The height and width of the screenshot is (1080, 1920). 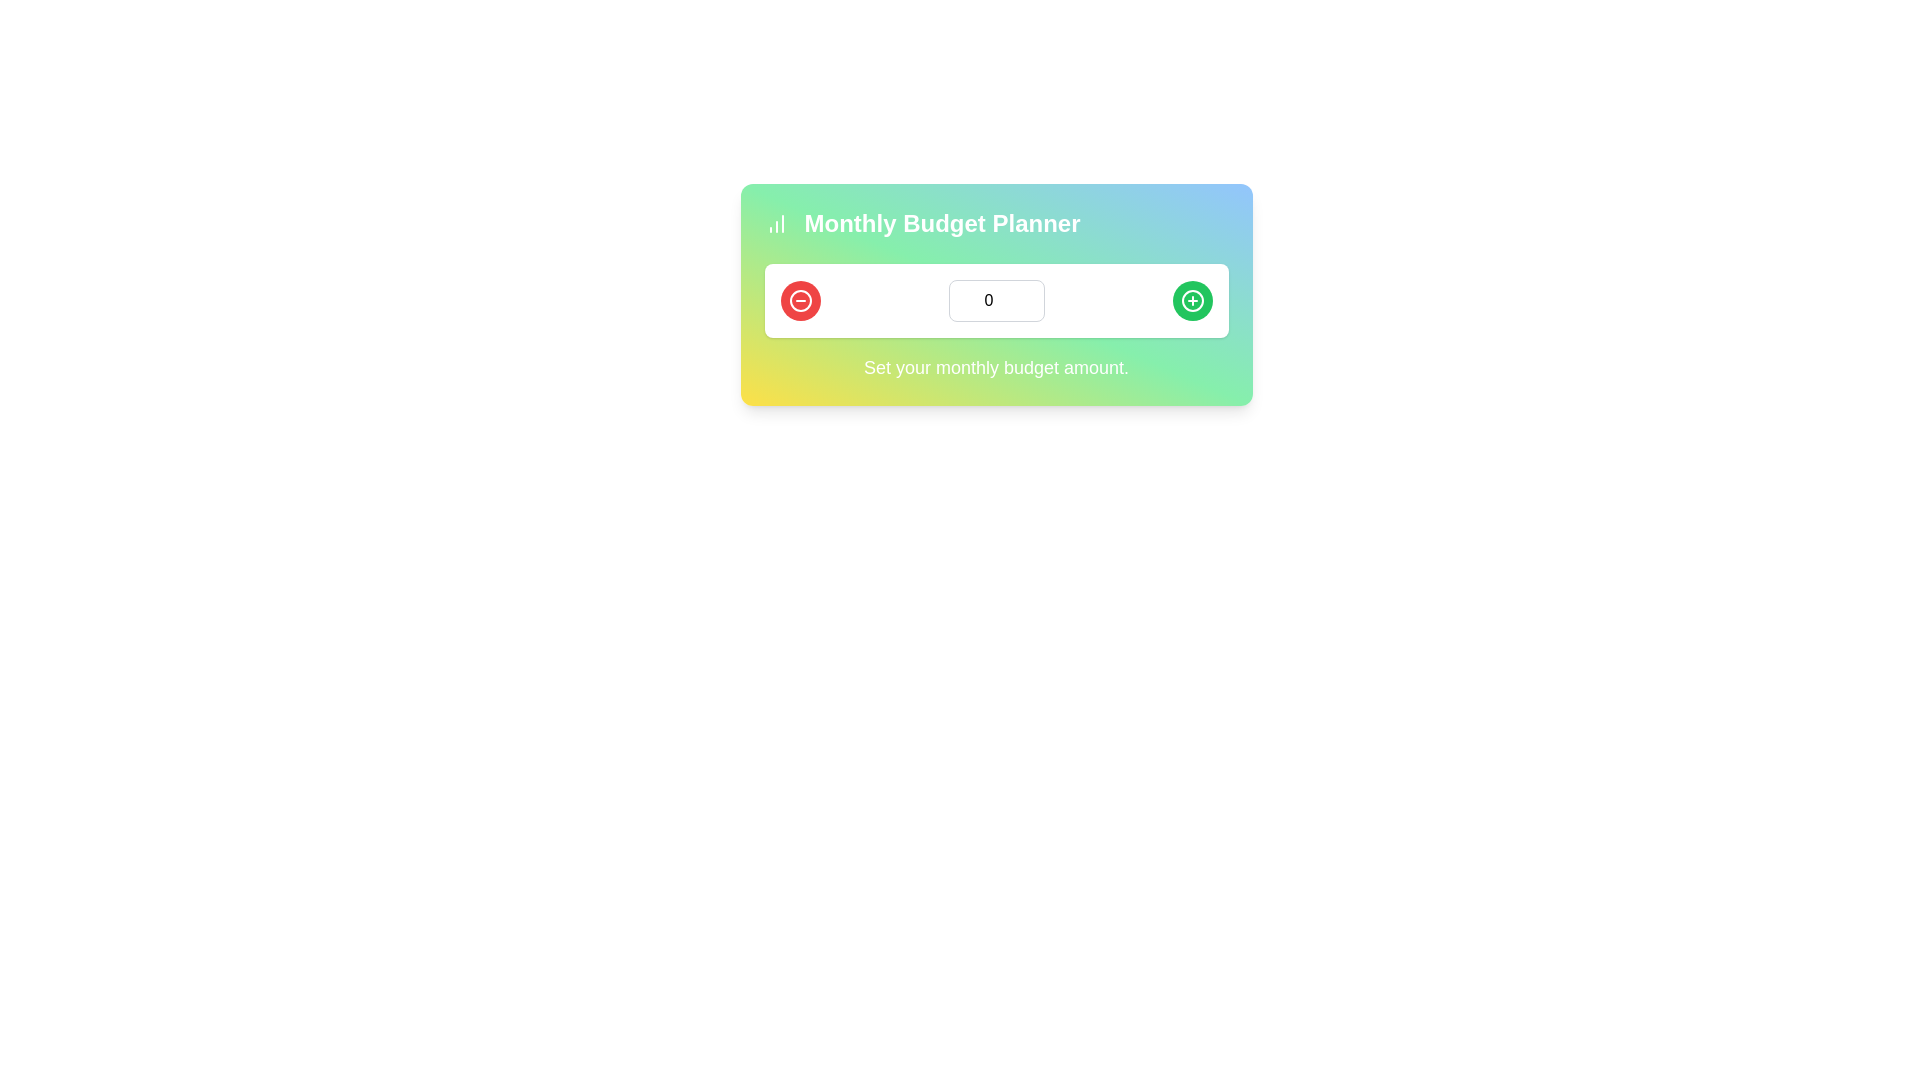 I want to click on the design of the main circular element of the circle-plus icon located on the right side of the central area of the 'Monthly Budget Planner' interface, so click(x=1192, y=300).